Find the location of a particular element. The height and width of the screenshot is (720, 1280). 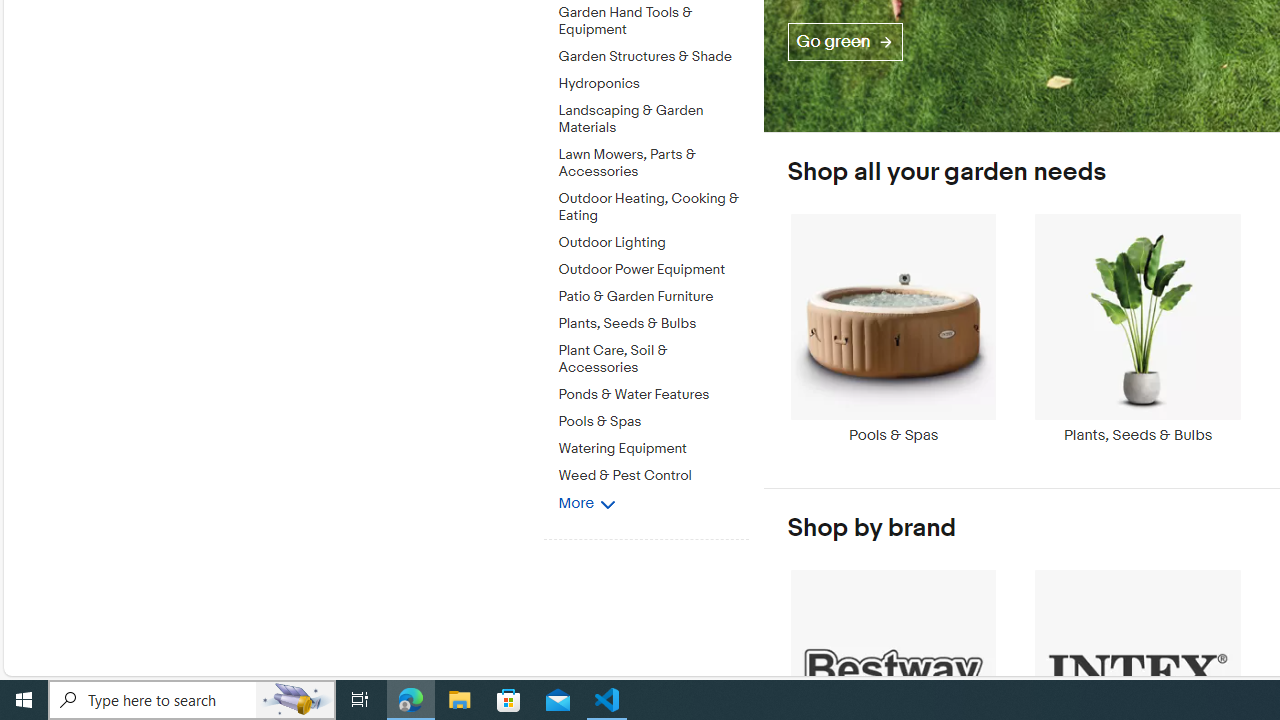

'Outdoor Power Equipment' is located at coordinates (653, 270).